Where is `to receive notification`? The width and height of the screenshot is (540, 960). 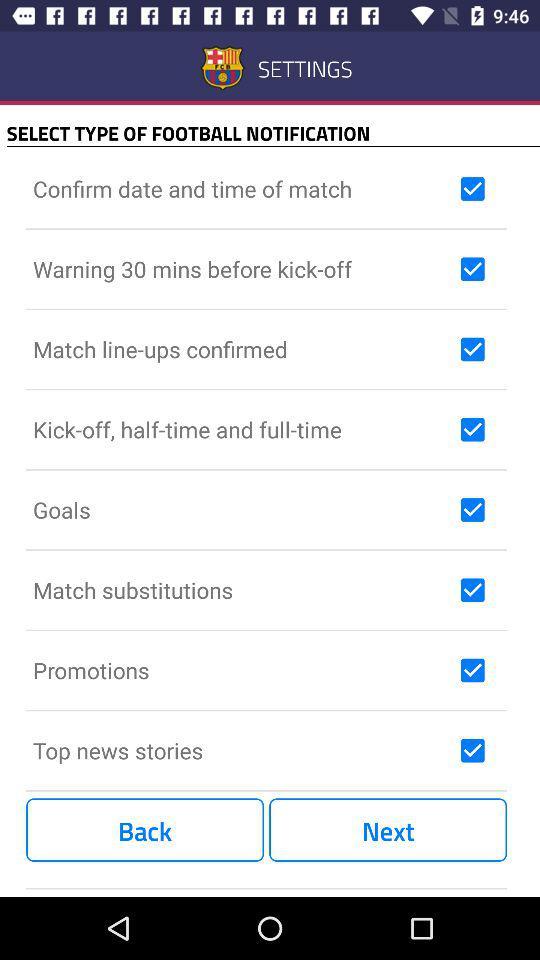 to receive notification is located at coordinates (472, 349).